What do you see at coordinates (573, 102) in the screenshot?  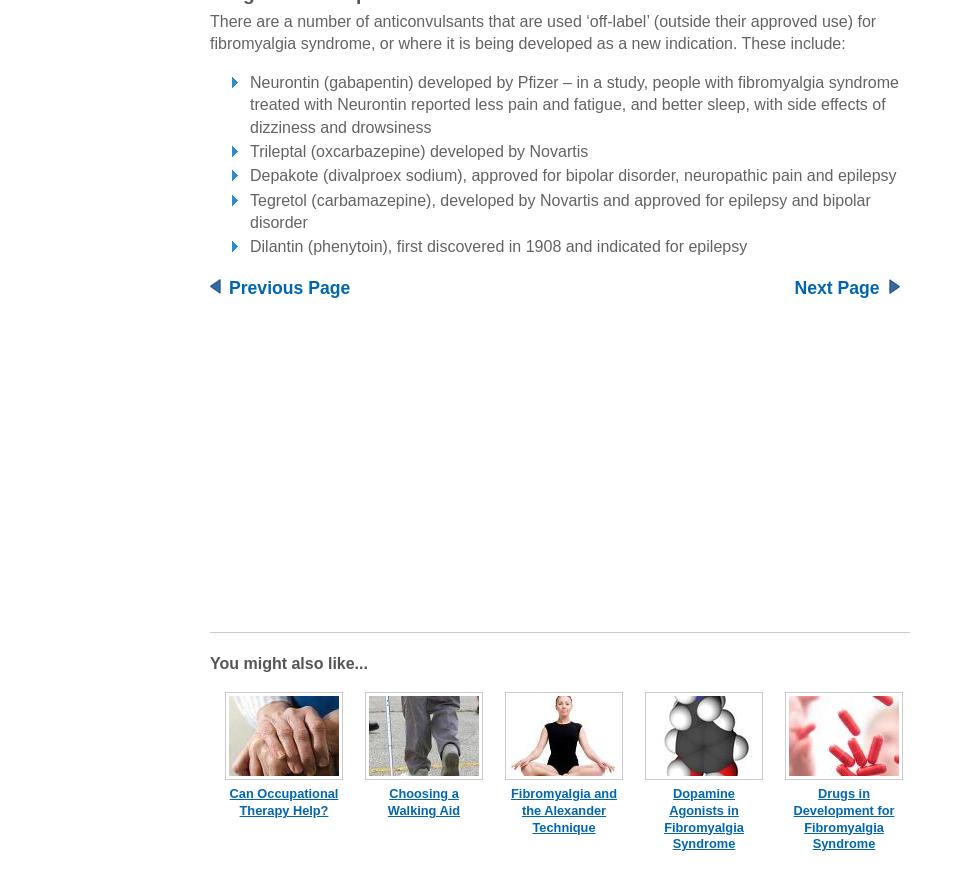 I see `'Neurontin (gabapentin) developed by Pfizer – in a study, people with fibromyalgia syndrome treated with Neurontin reported less pain and fatigue, and better sleep, with side effects of dizziness and drowsiness'` at bounding box center [573, 102].